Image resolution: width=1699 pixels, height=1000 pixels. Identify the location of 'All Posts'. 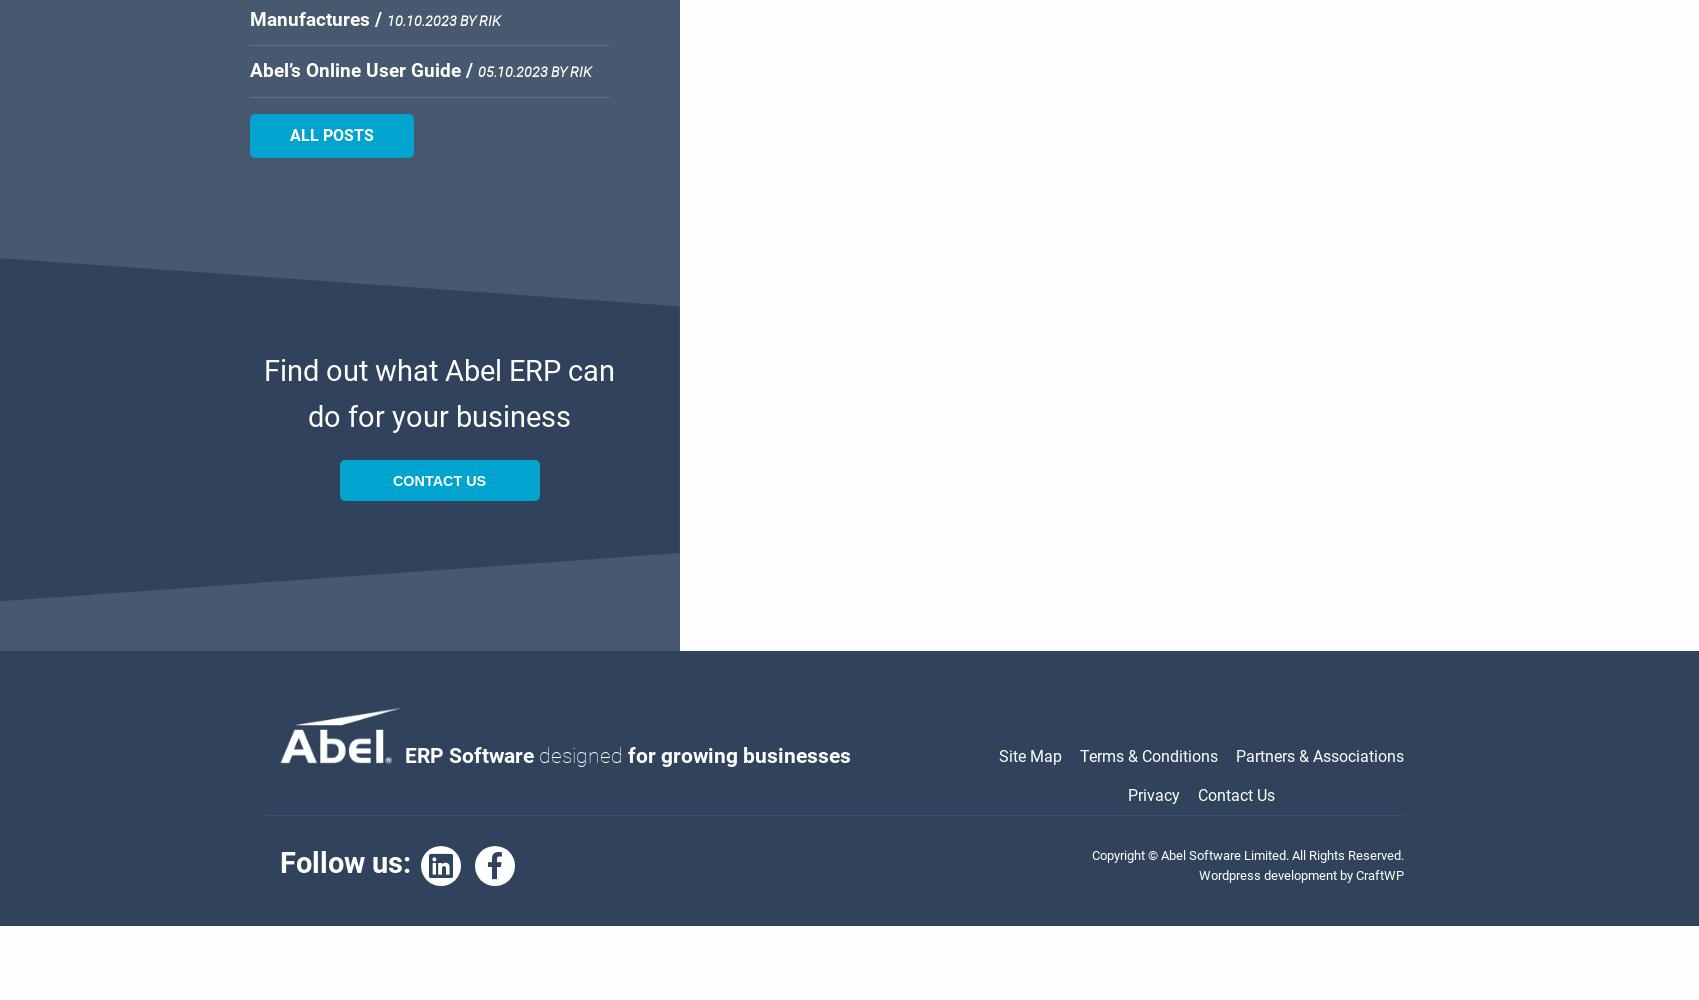
(329, 135).